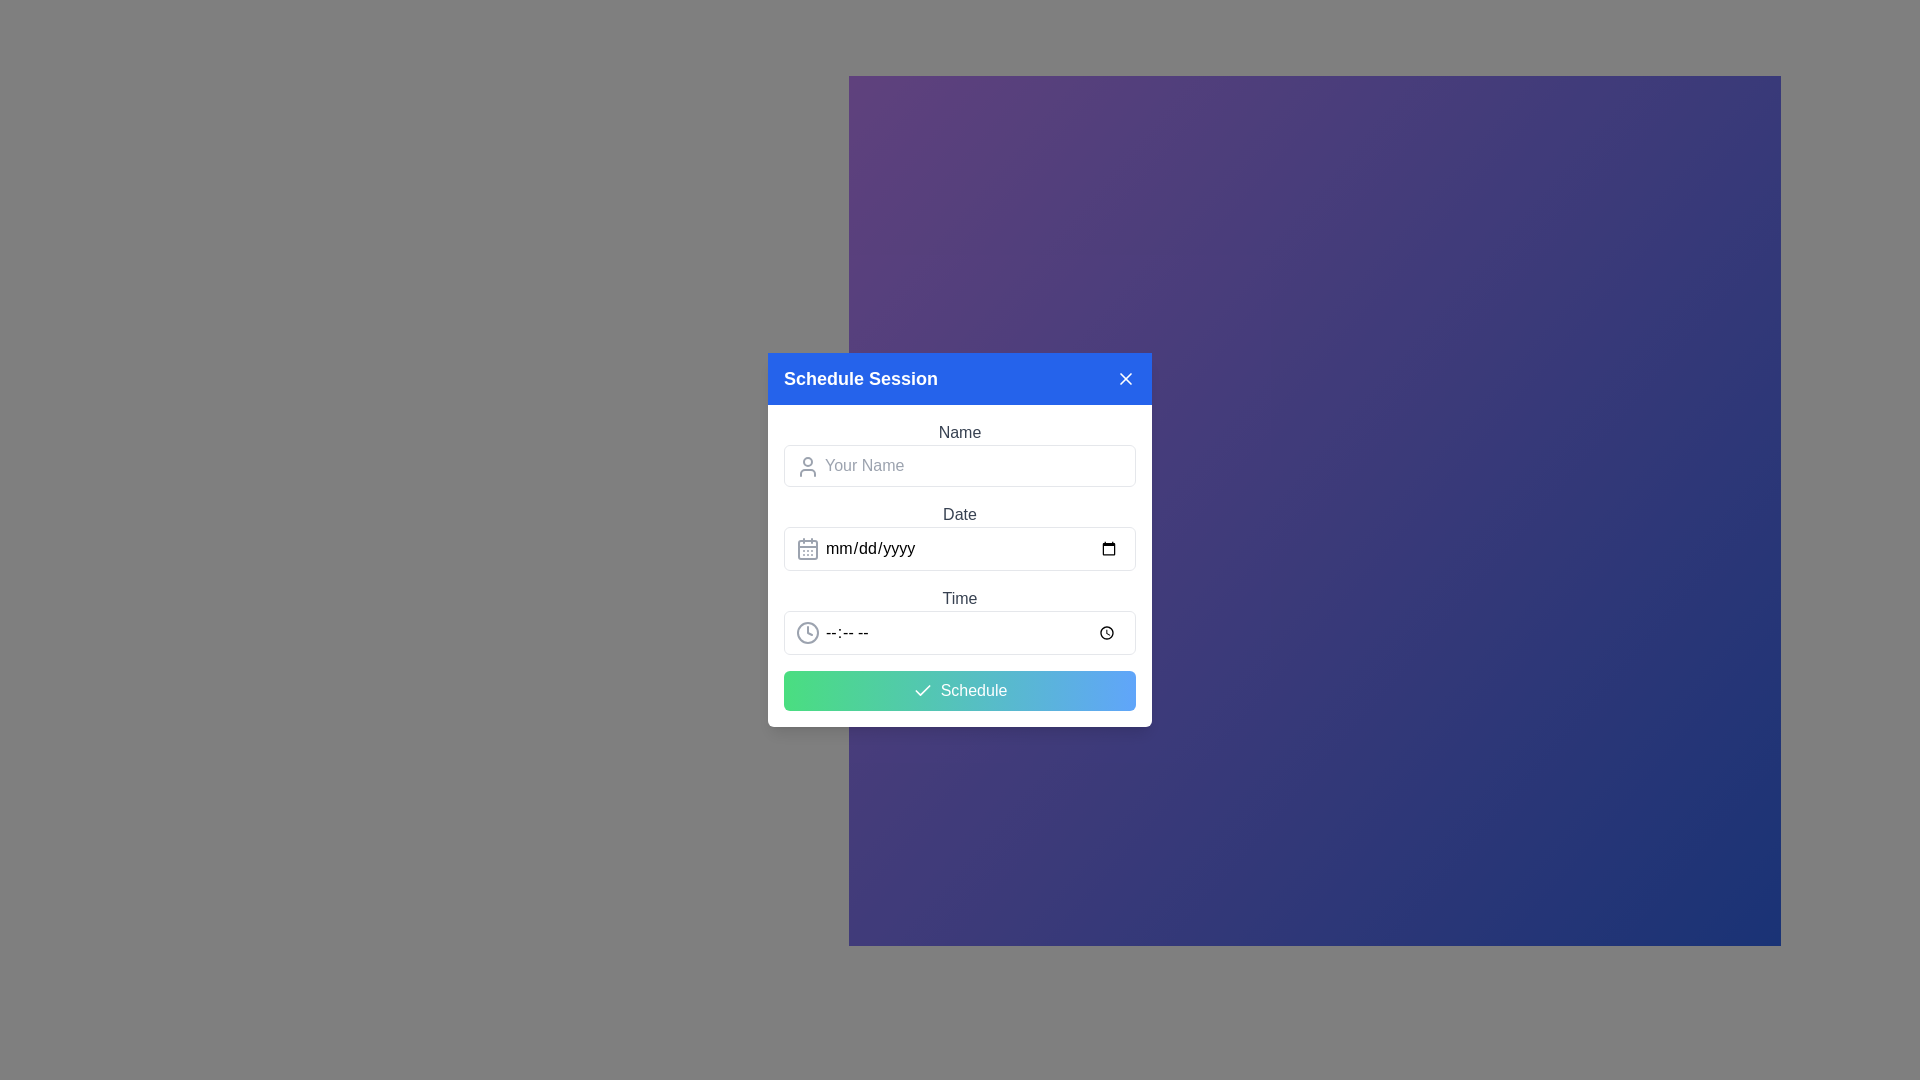 The image size is (1920, 1080). I want to click on the title Text Label of the modal dialog that indicates the purpose of scheduling a session, so click(861, 378).